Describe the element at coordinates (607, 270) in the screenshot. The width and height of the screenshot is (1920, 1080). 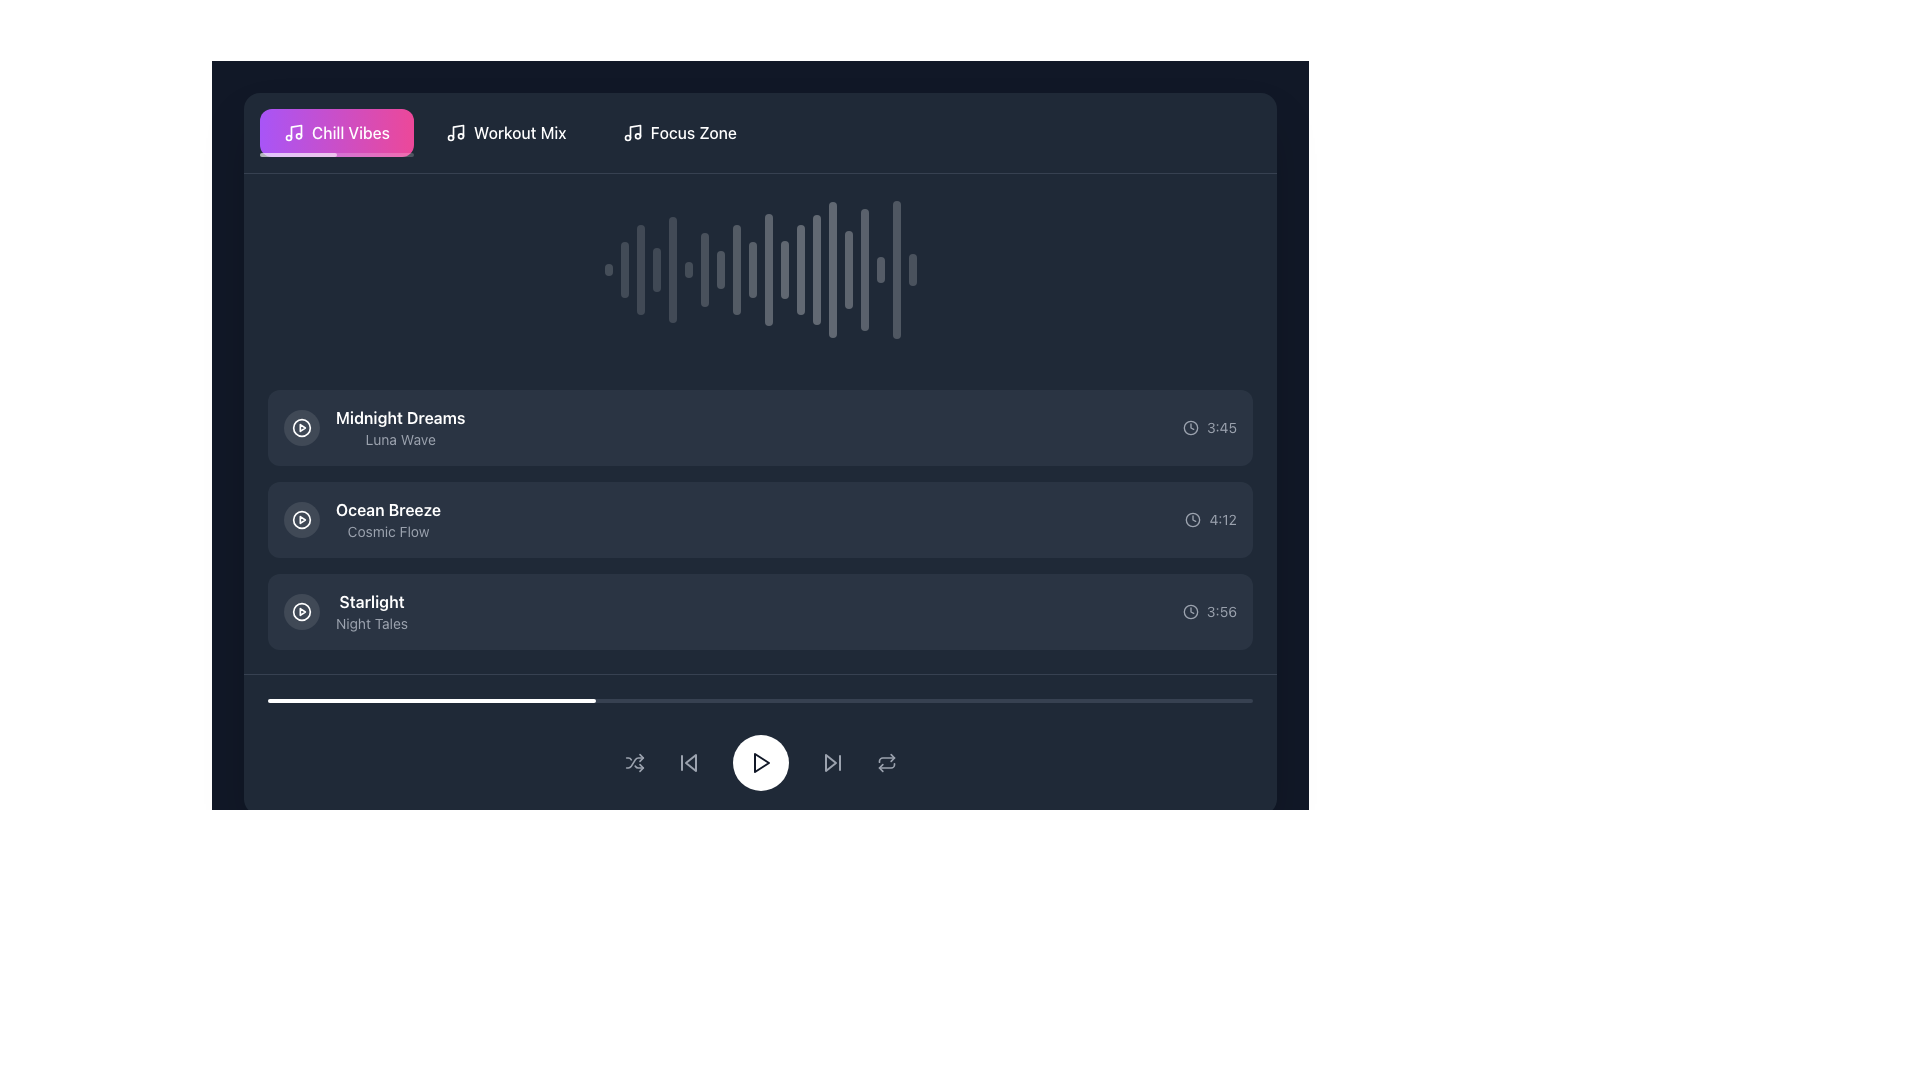
I see `the first vertical bar in the sound wave visualization, which represents audio levels or frequencies` at that location.